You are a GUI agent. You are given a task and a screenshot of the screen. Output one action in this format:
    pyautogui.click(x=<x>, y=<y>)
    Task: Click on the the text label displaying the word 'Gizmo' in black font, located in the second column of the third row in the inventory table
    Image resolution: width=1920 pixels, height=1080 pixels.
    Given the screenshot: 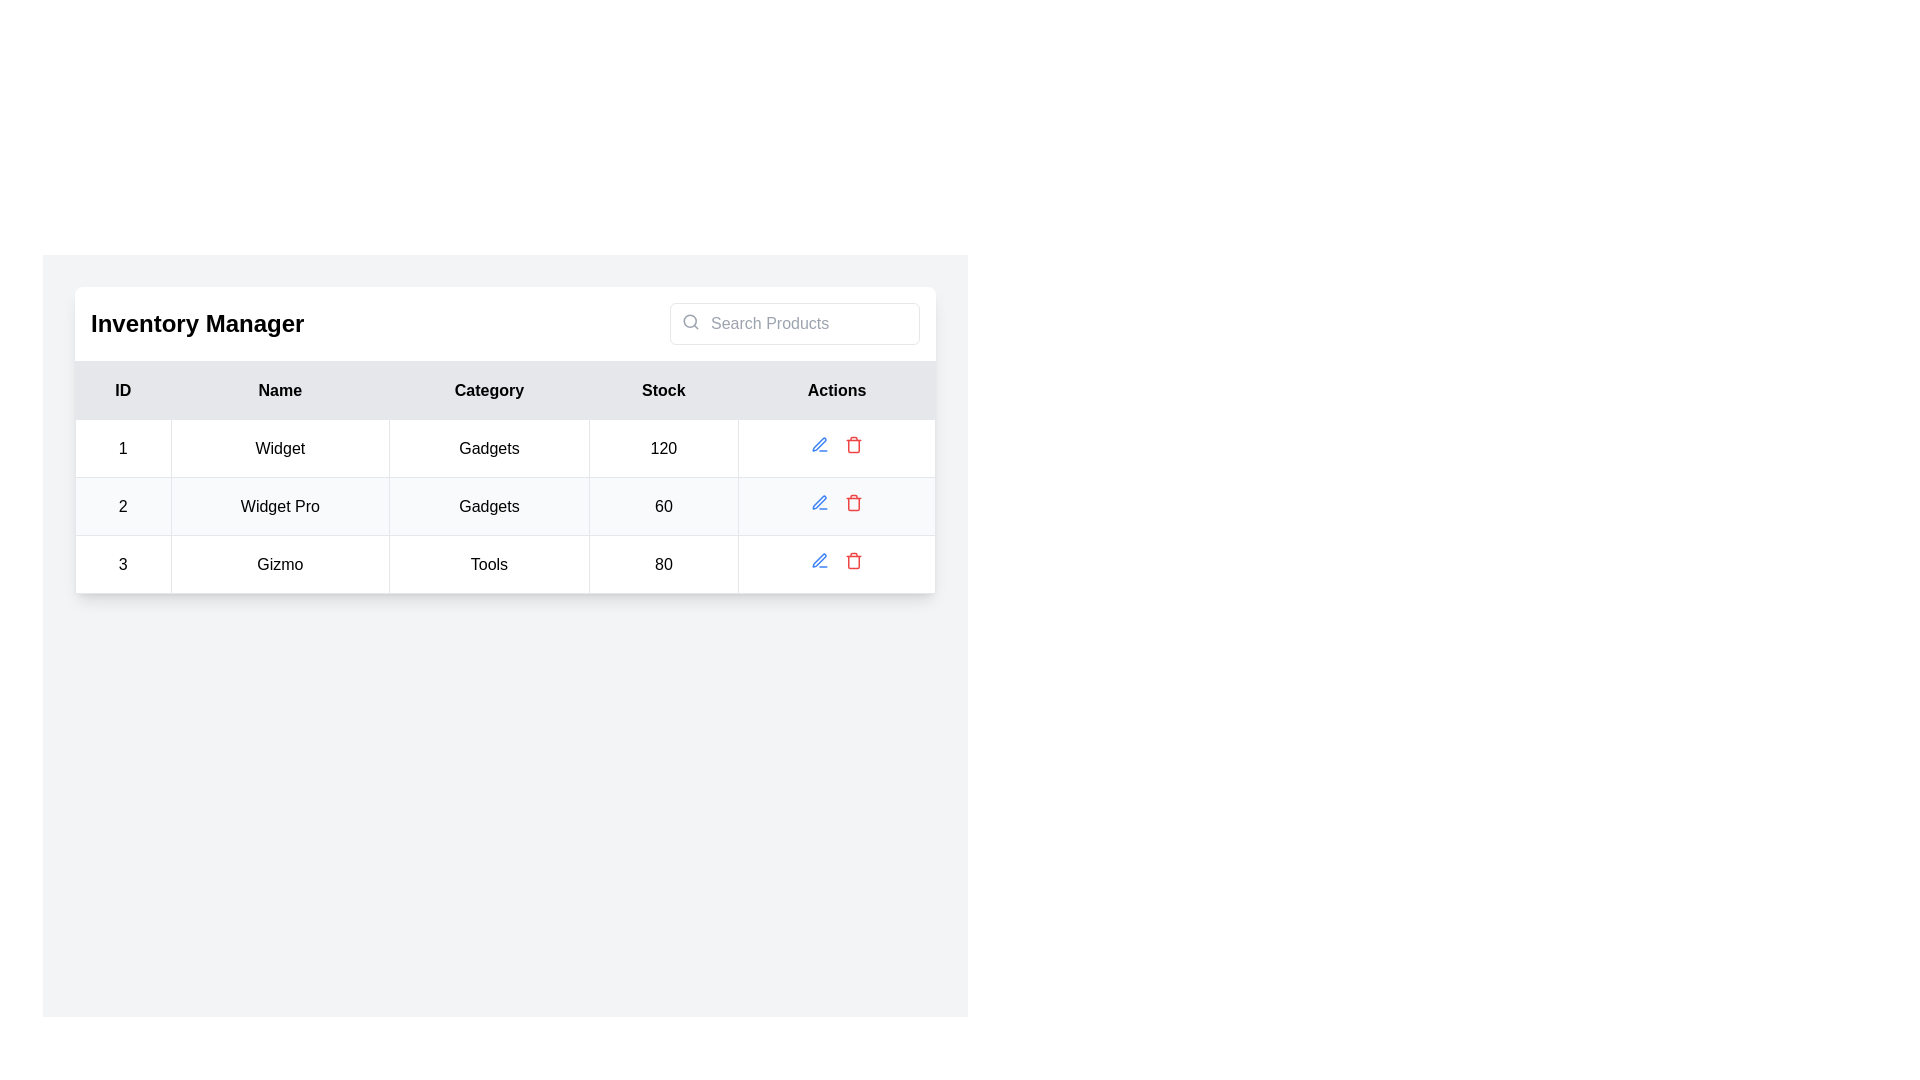 What is the action you would take?
    pyautogui.click(x=279, y=564)
    